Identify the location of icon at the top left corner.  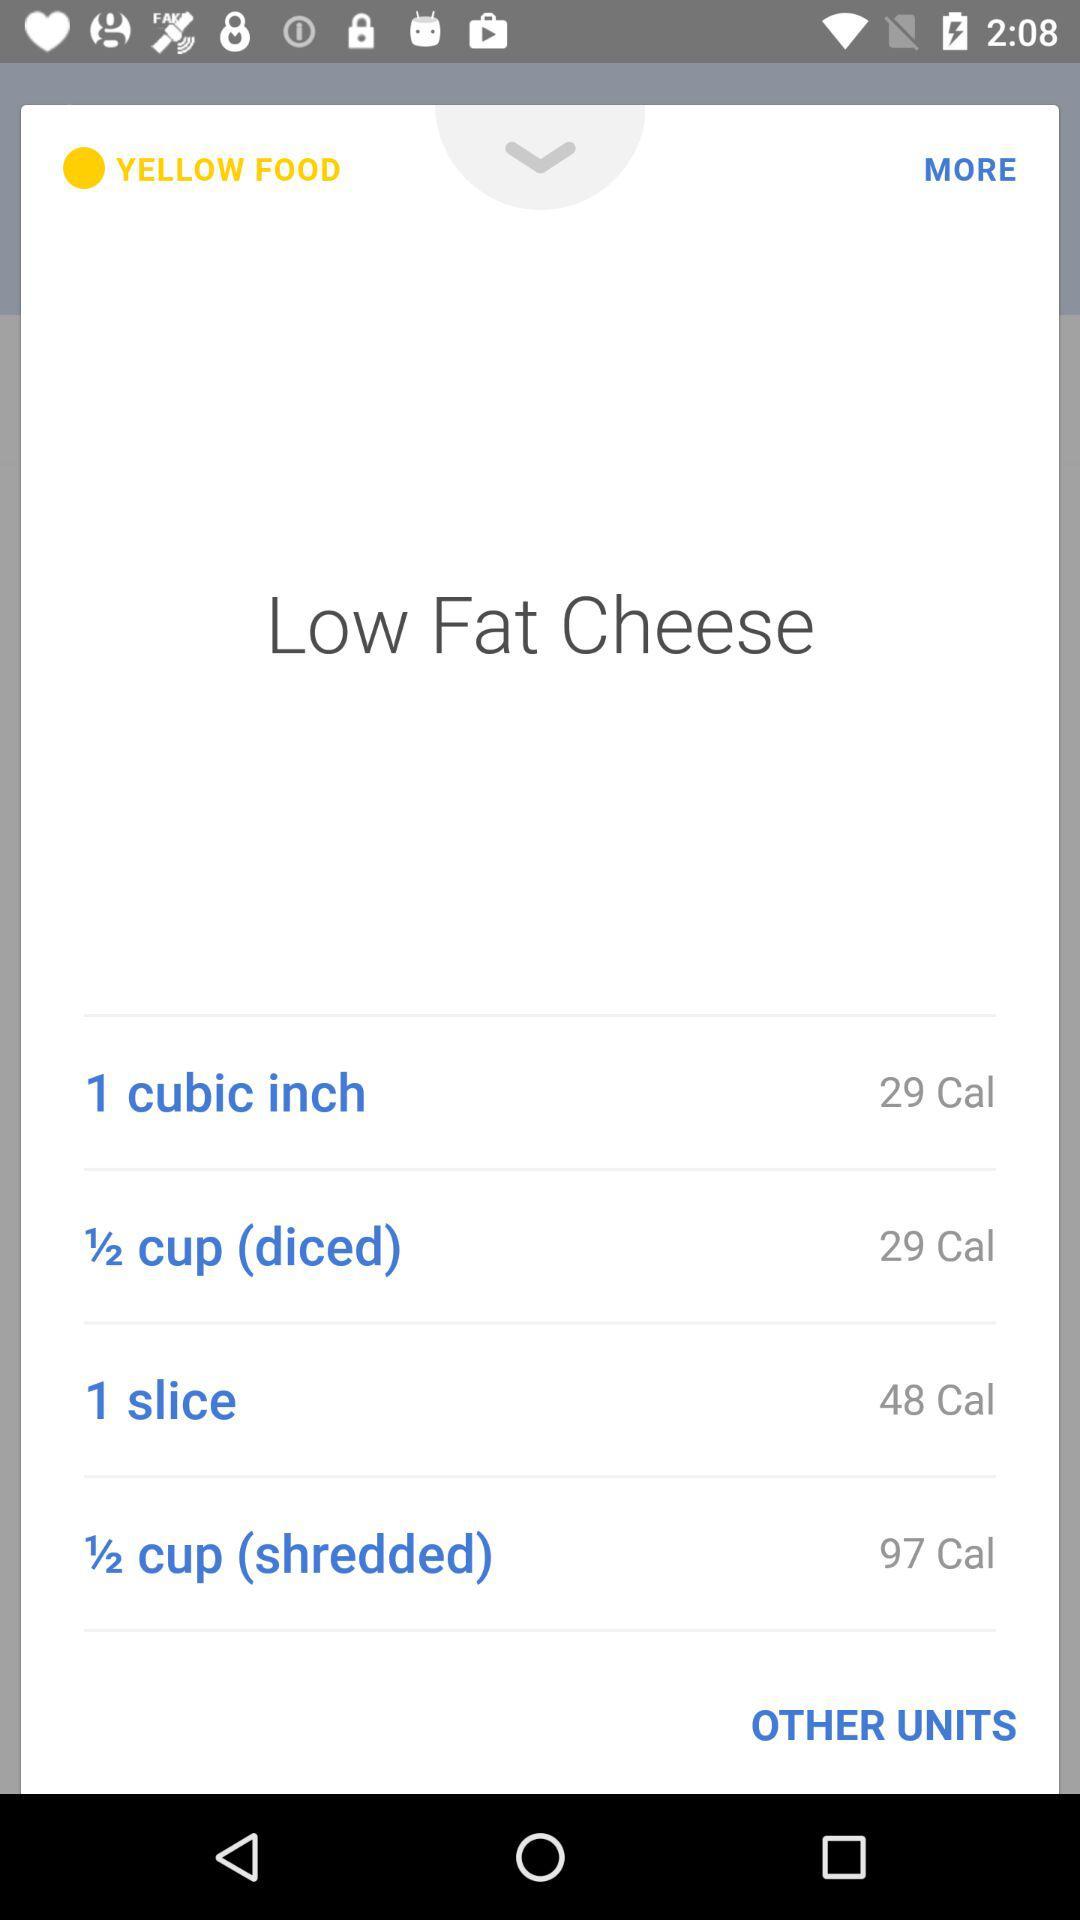
(202, 168).